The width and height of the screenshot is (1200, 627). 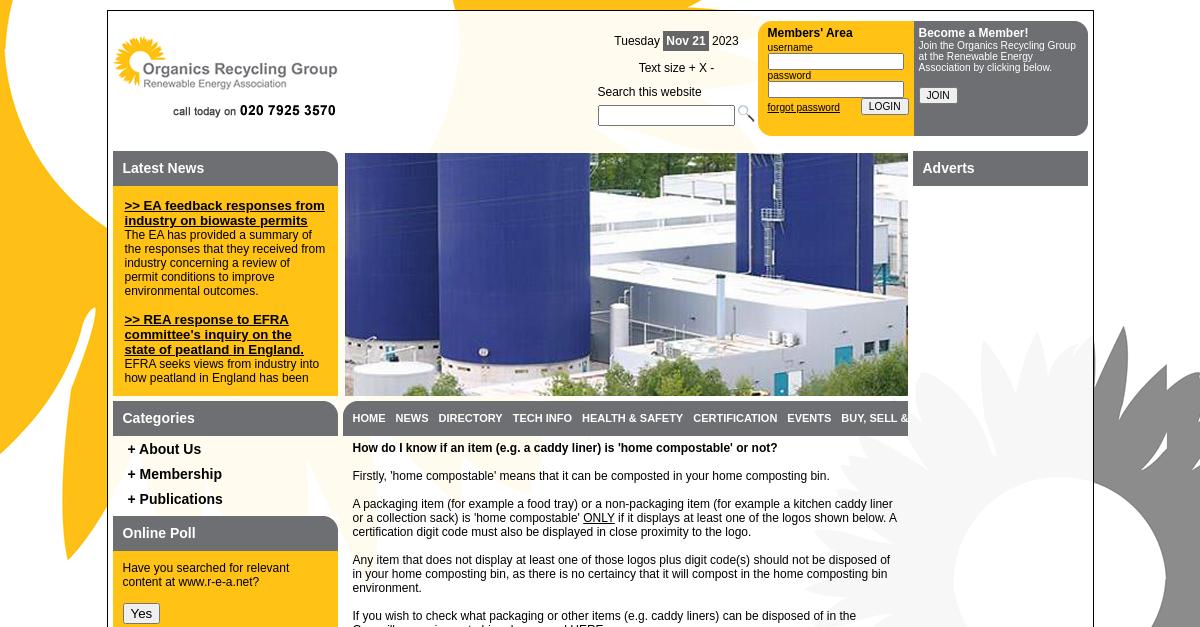 What do you see at coordinates (157, 532) in the screenshot?
I see `'Online Poll'` at bounding box center [157, 532].